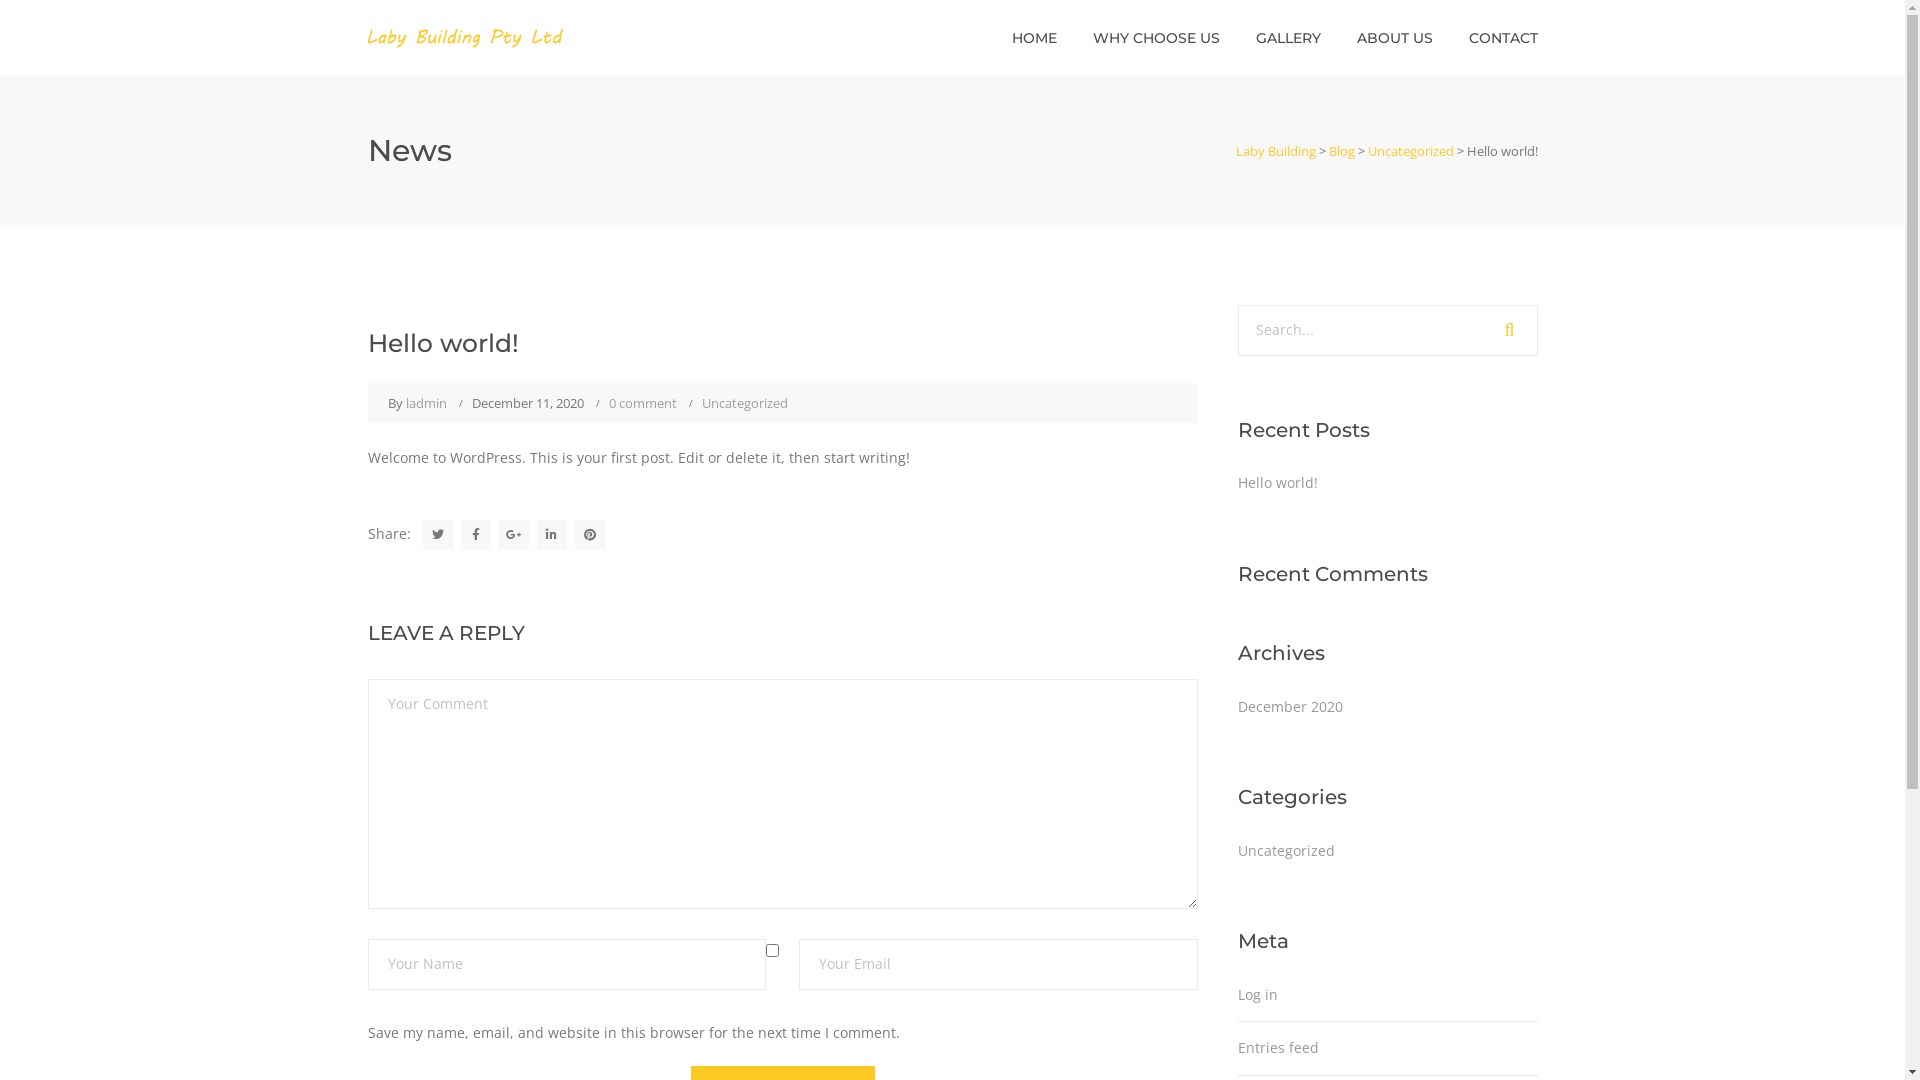 This screenshot has width=1920, height=1080. Describe the element at coordinates (1155, 38) in the screenshot. I see `'WHY CHOOSE US'` at that location.